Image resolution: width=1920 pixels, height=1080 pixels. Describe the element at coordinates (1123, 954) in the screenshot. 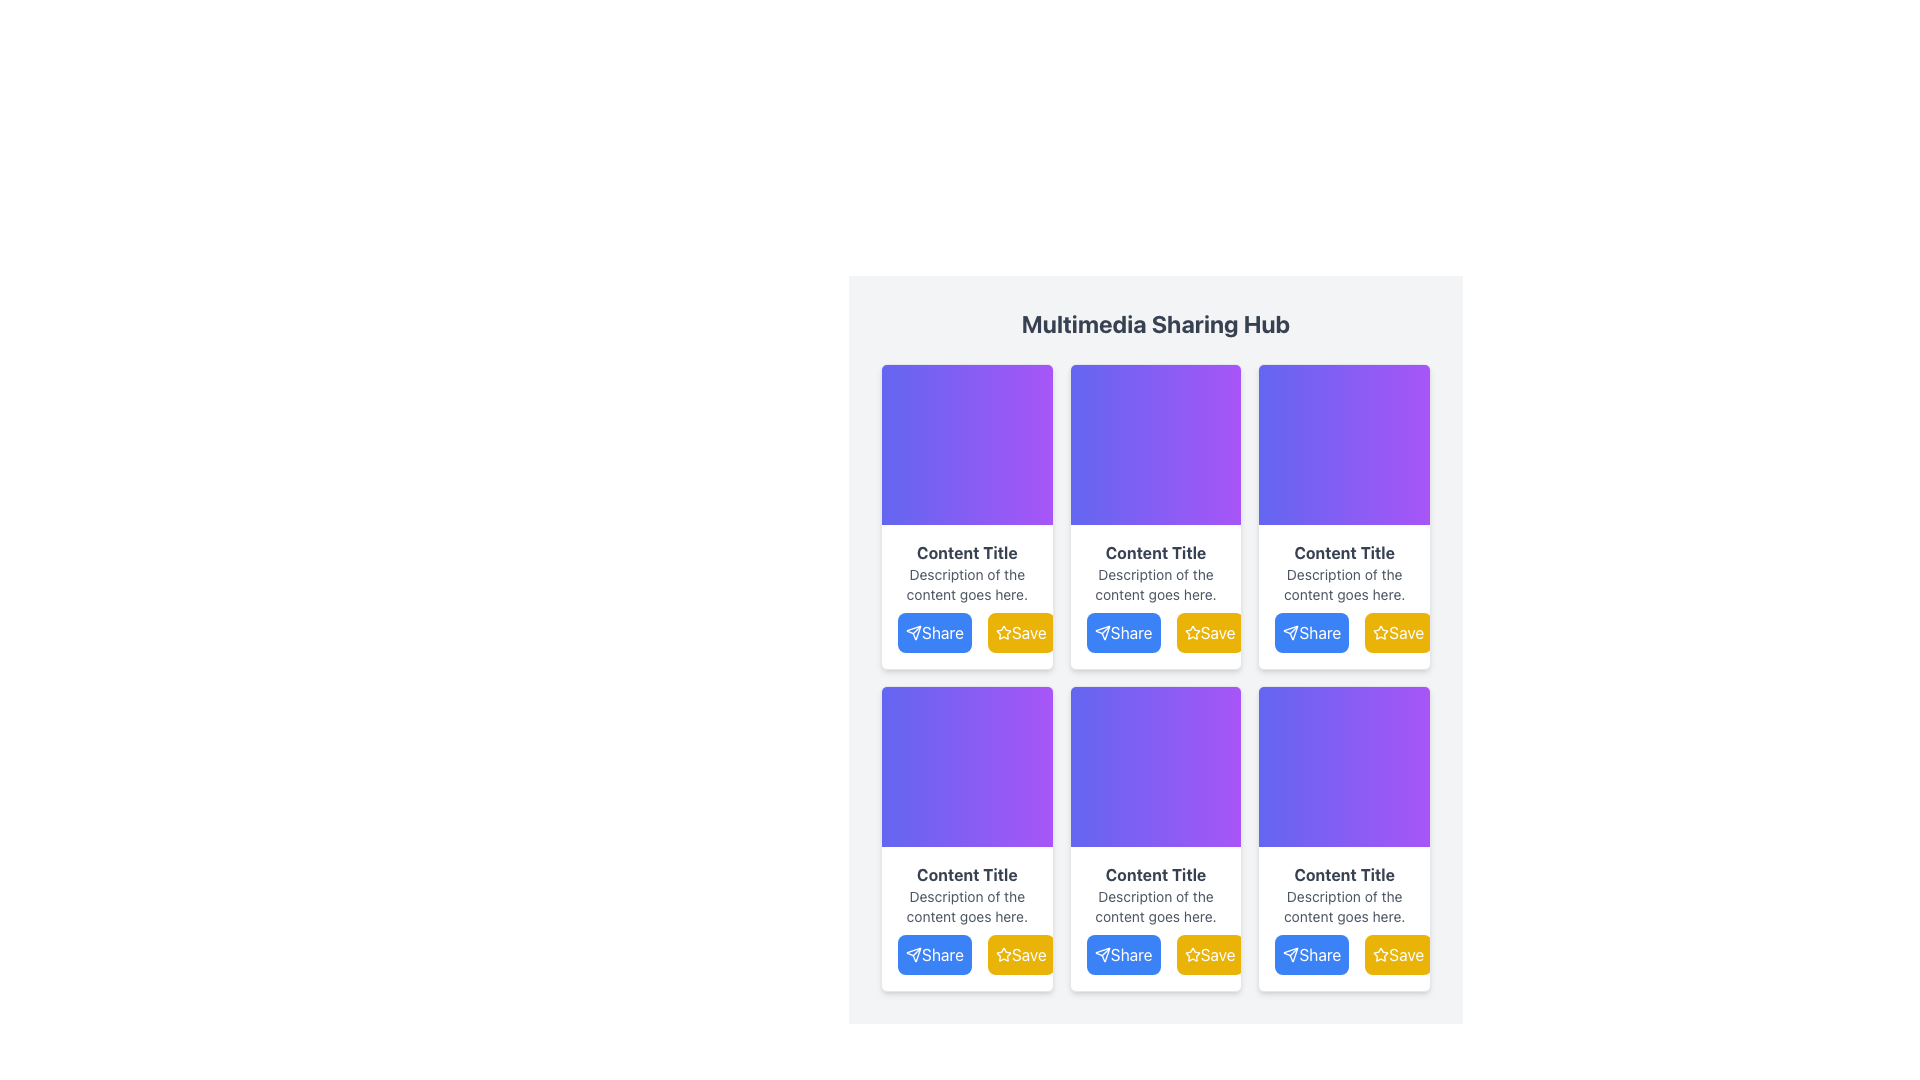

I see `the 'Share' button, which has rounded edges, a blue background, and white text` at that location.